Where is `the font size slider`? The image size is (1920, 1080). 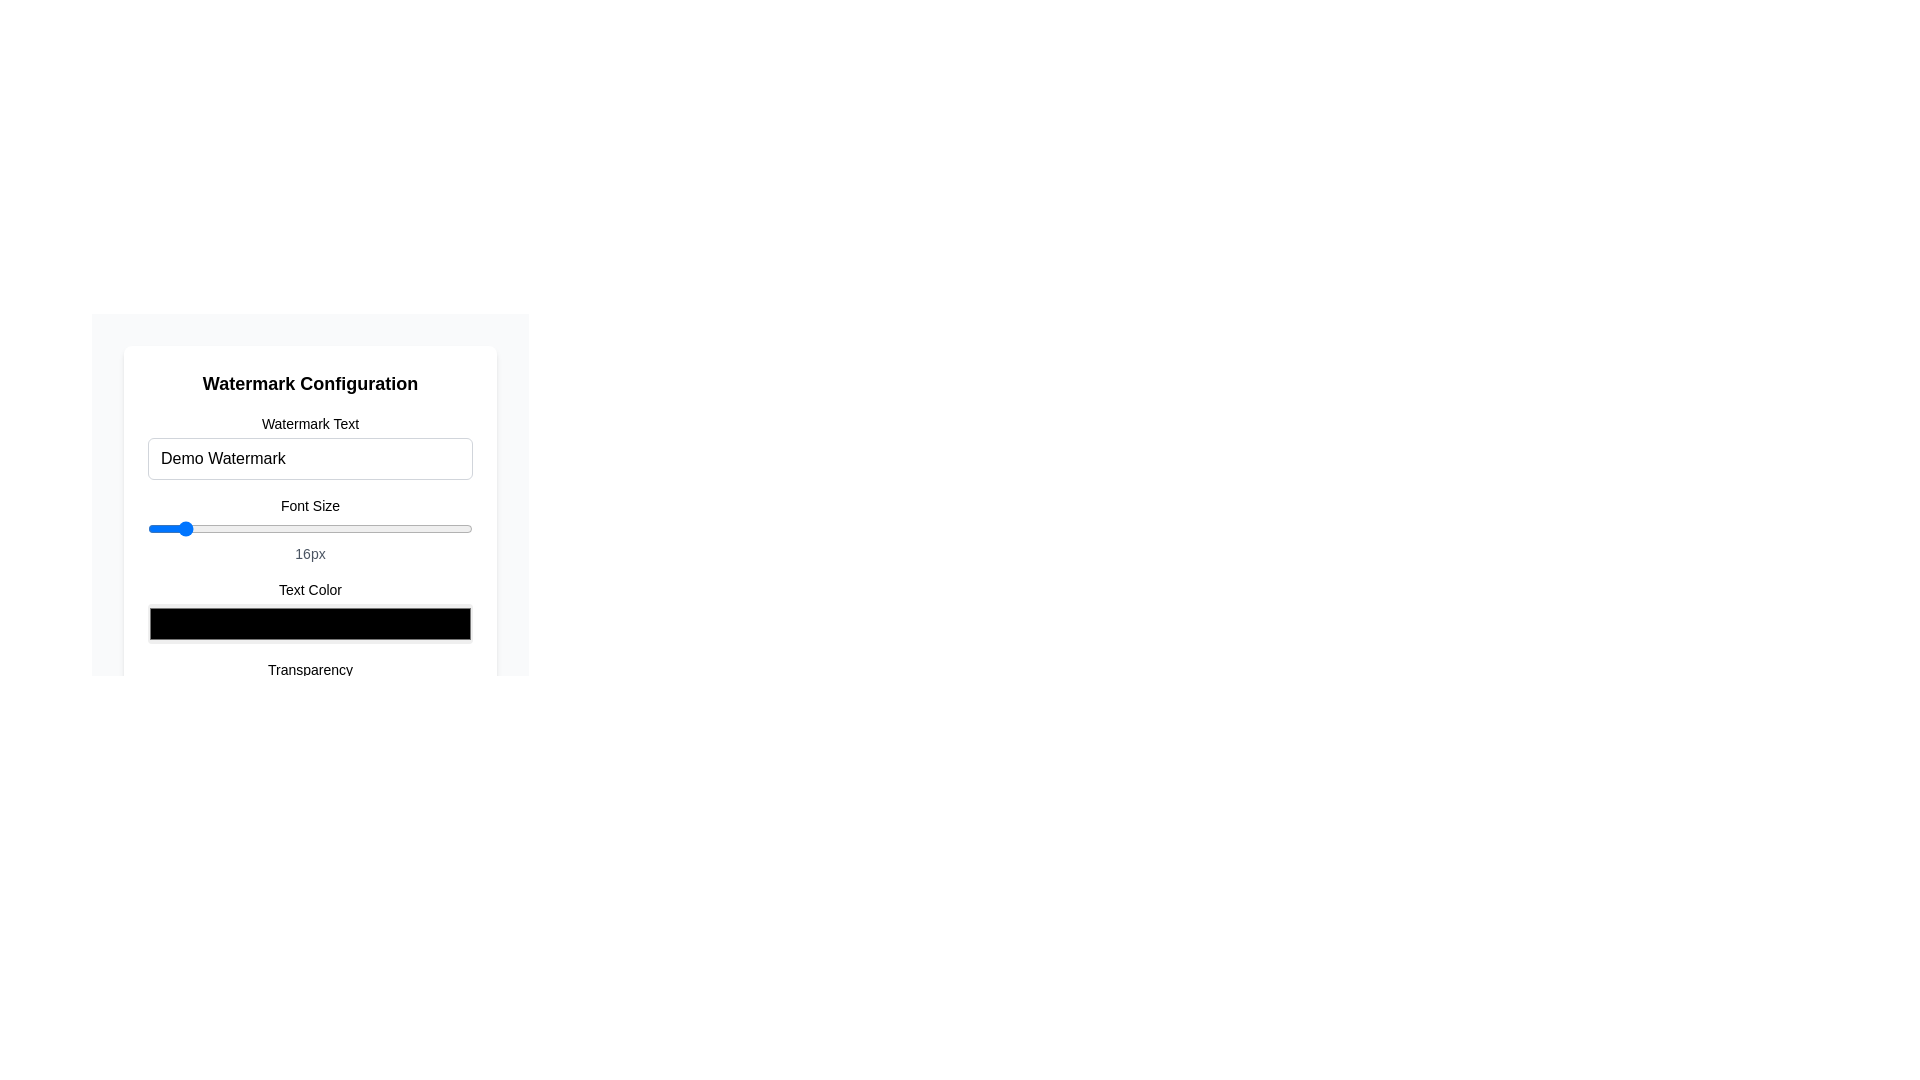
the font size slider is located at coordinates (362, 527).